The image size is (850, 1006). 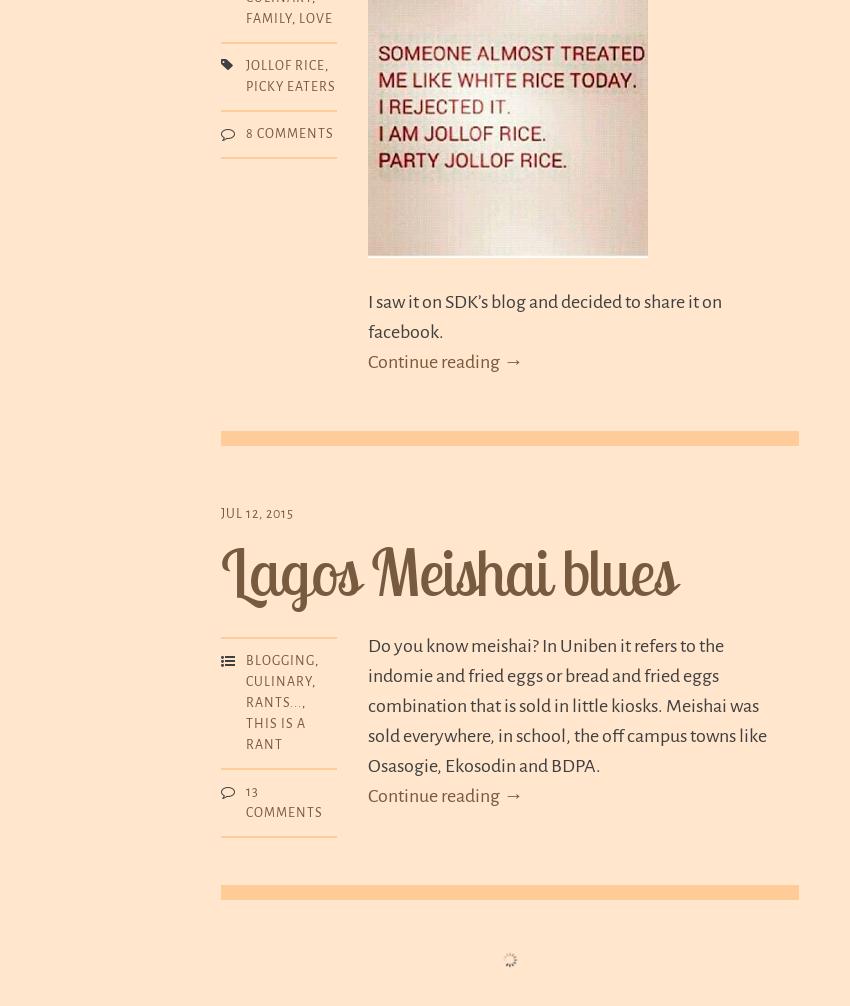 I want to click on '8 Comments', so click(x=245, y=133).